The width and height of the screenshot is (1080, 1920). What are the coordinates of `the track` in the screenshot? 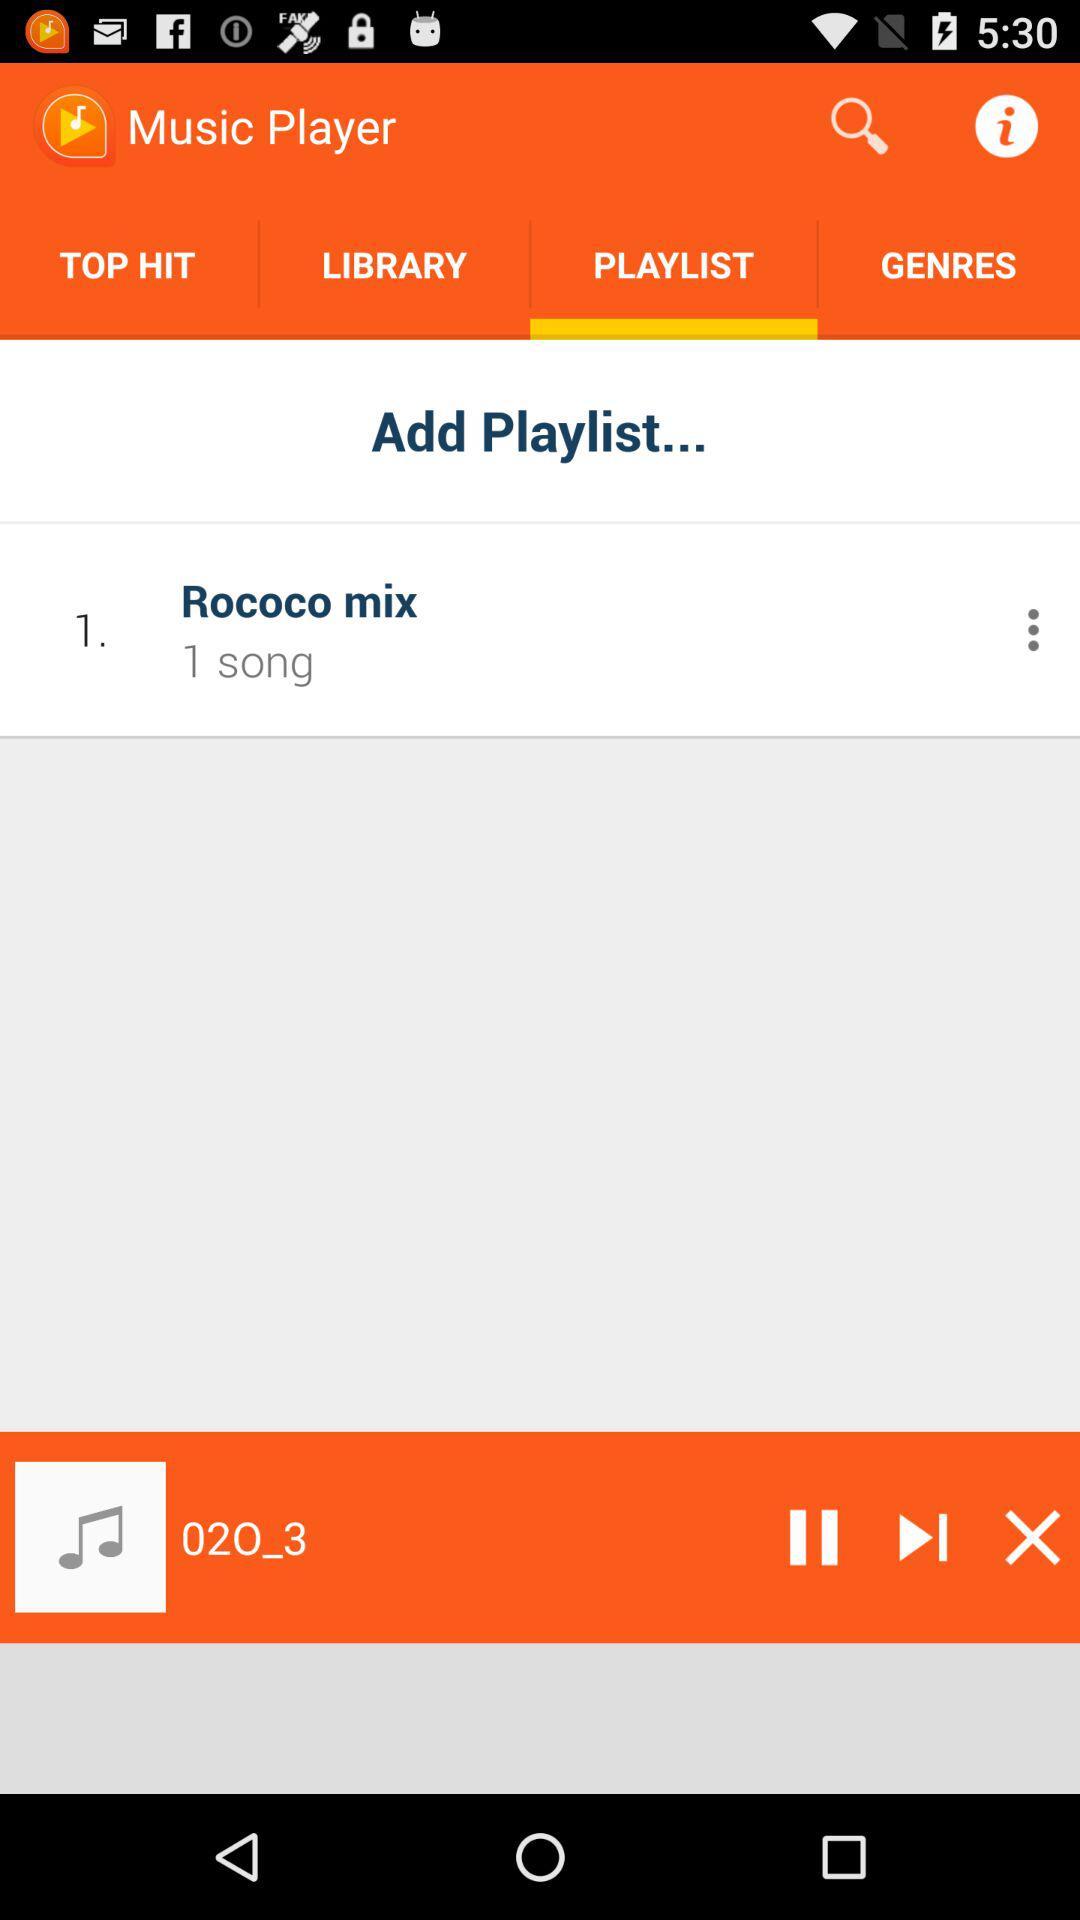 It's located at (1032, 1536).